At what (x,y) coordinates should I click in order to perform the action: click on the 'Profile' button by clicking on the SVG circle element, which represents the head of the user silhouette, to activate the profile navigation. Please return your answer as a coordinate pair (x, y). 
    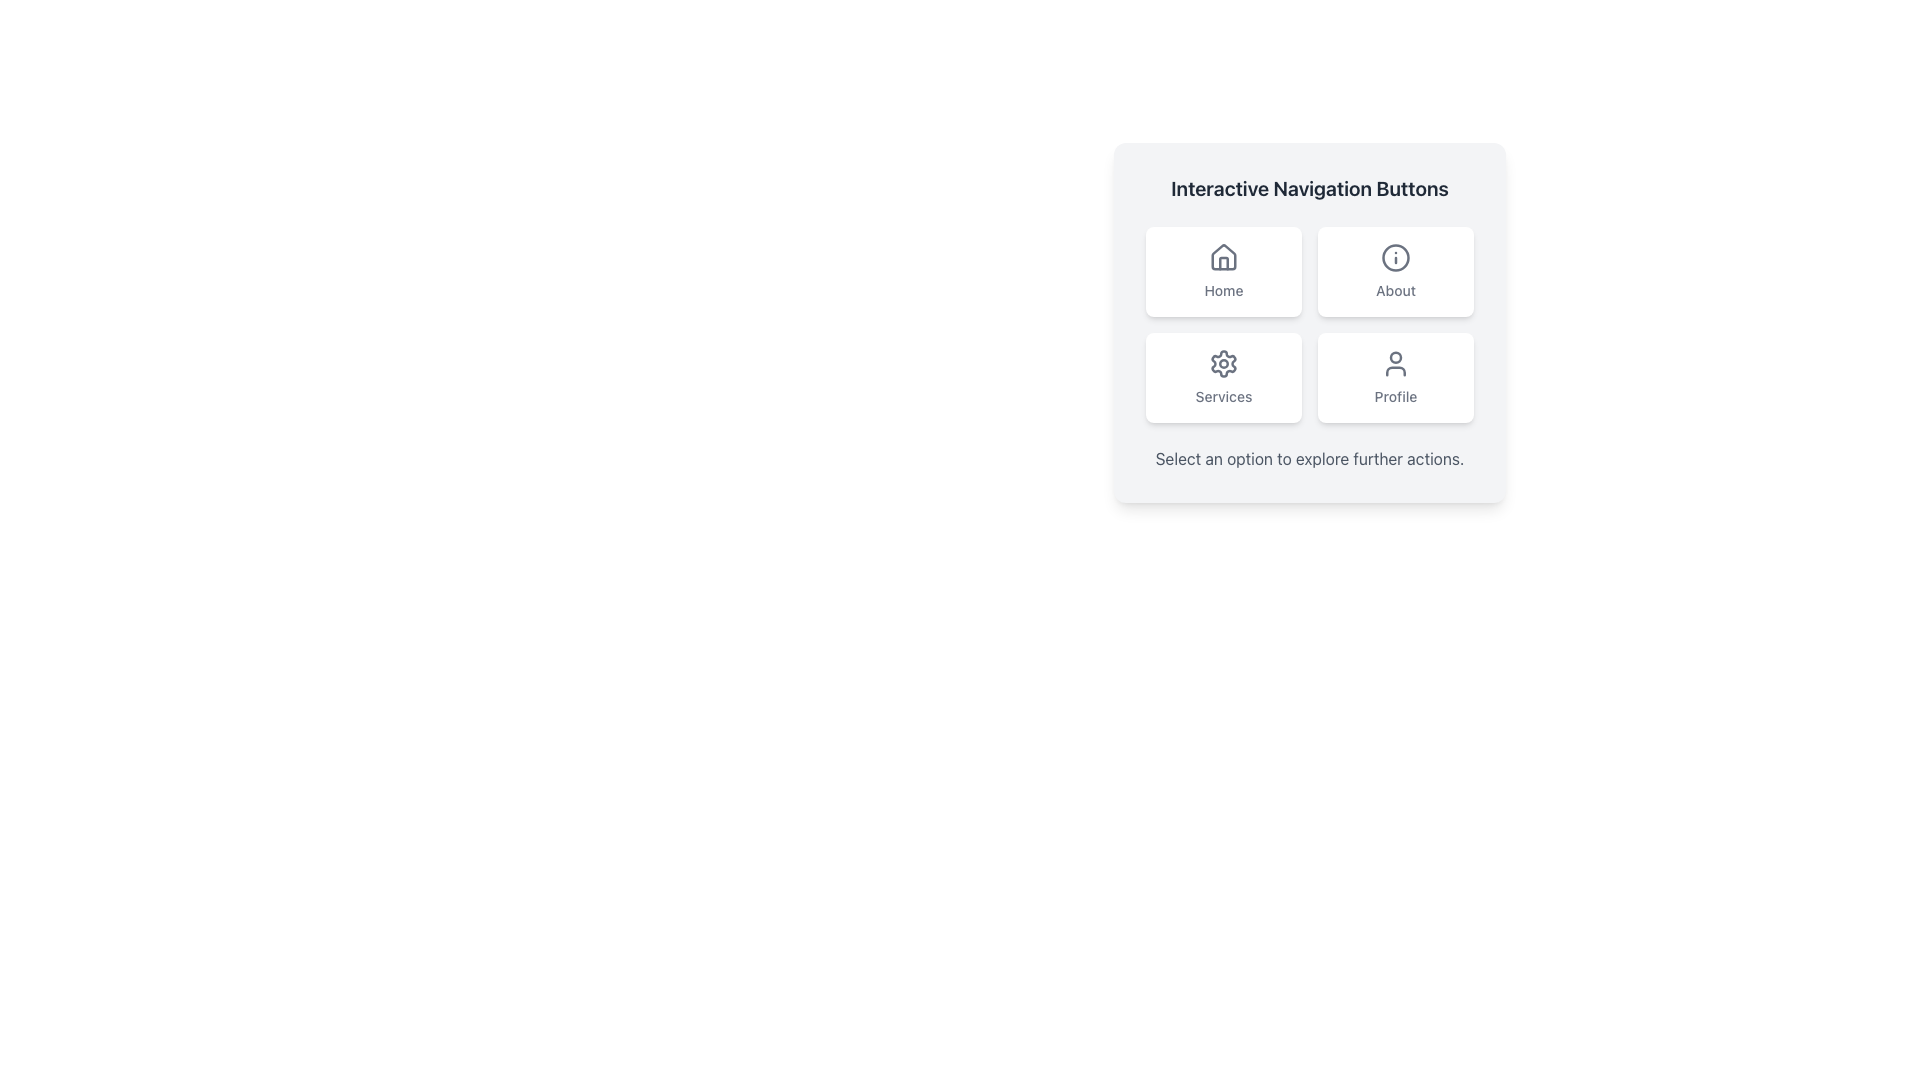
    Looking at the image, I should click on (1395, 356).